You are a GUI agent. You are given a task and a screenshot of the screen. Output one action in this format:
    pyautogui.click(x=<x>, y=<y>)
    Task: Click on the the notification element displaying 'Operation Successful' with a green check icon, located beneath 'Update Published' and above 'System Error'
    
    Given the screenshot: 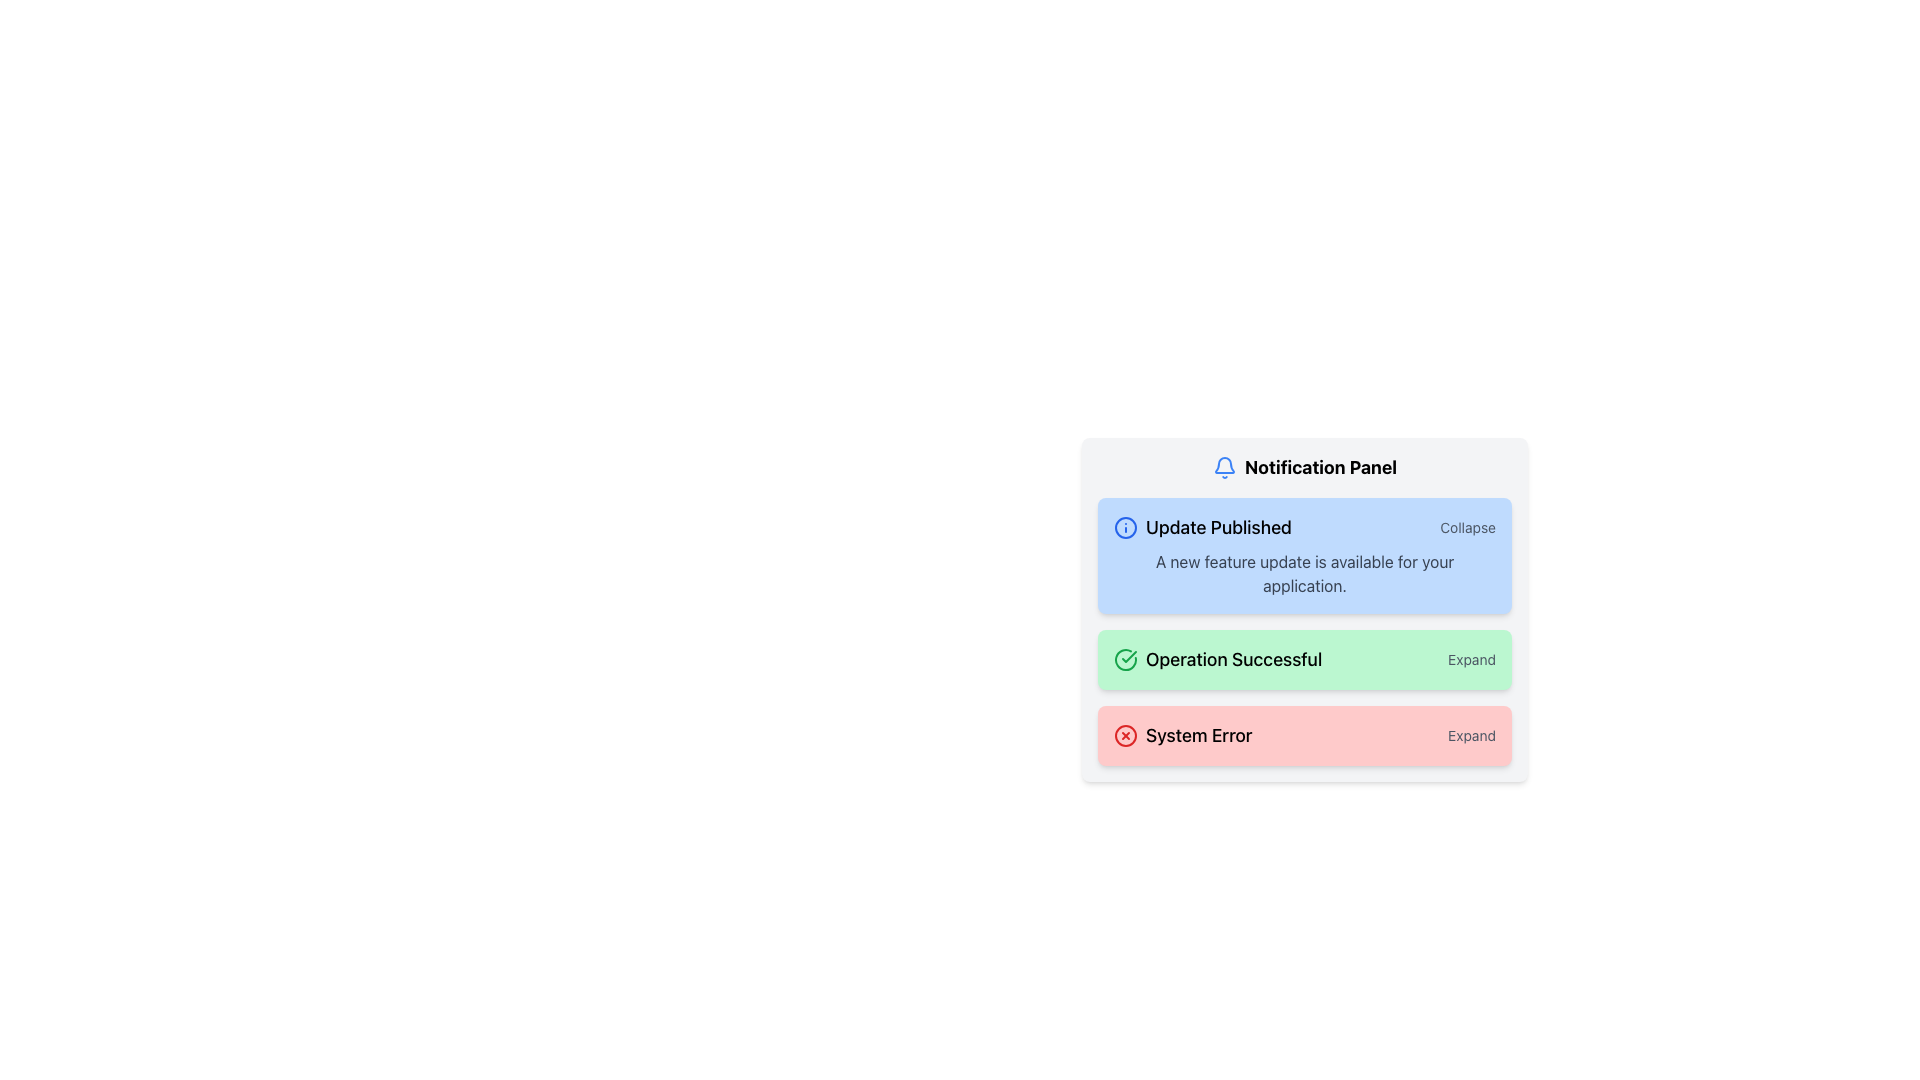 What is the action you would take?
    pyautogui.click(x=1217, y=659)
    